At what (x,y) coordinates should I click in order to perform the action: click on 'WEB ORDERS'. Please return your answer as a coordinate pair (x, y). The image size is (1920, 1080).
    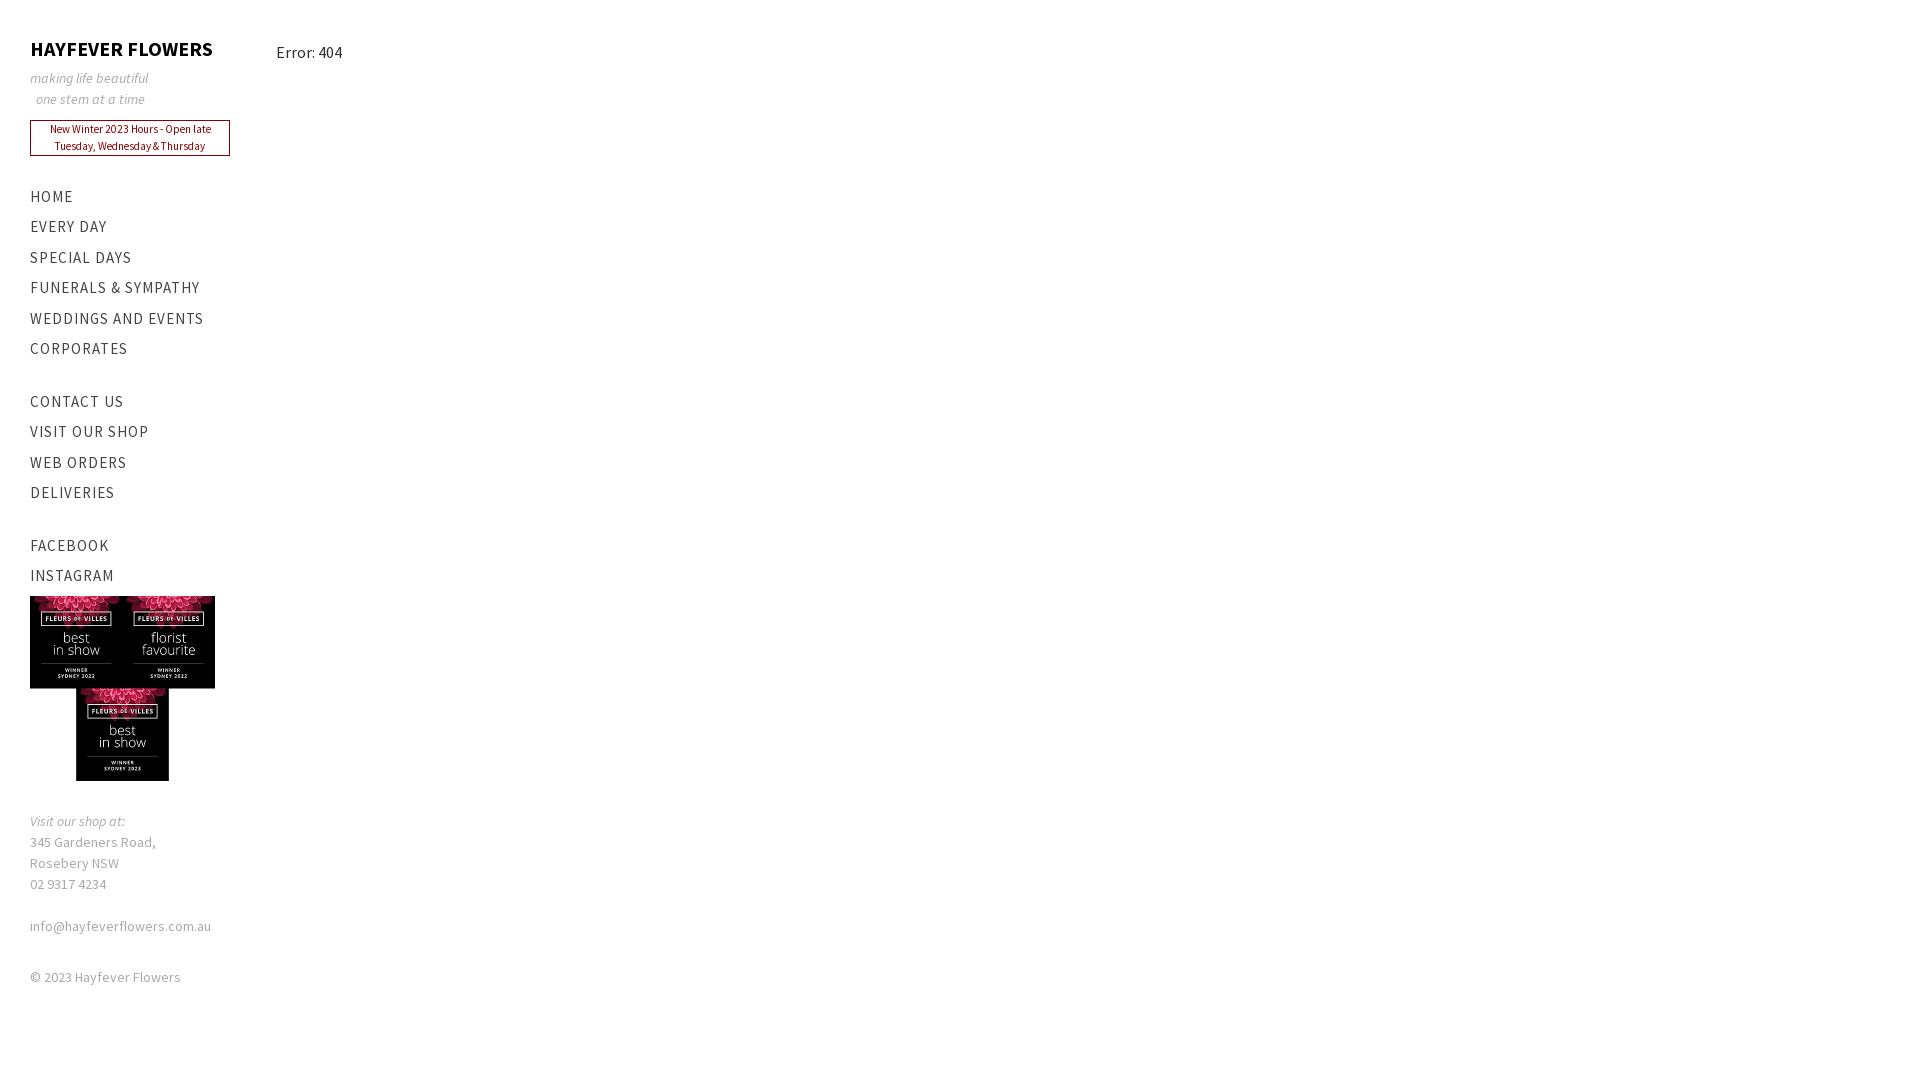
    Looking at the image, I should click on (29, 463).